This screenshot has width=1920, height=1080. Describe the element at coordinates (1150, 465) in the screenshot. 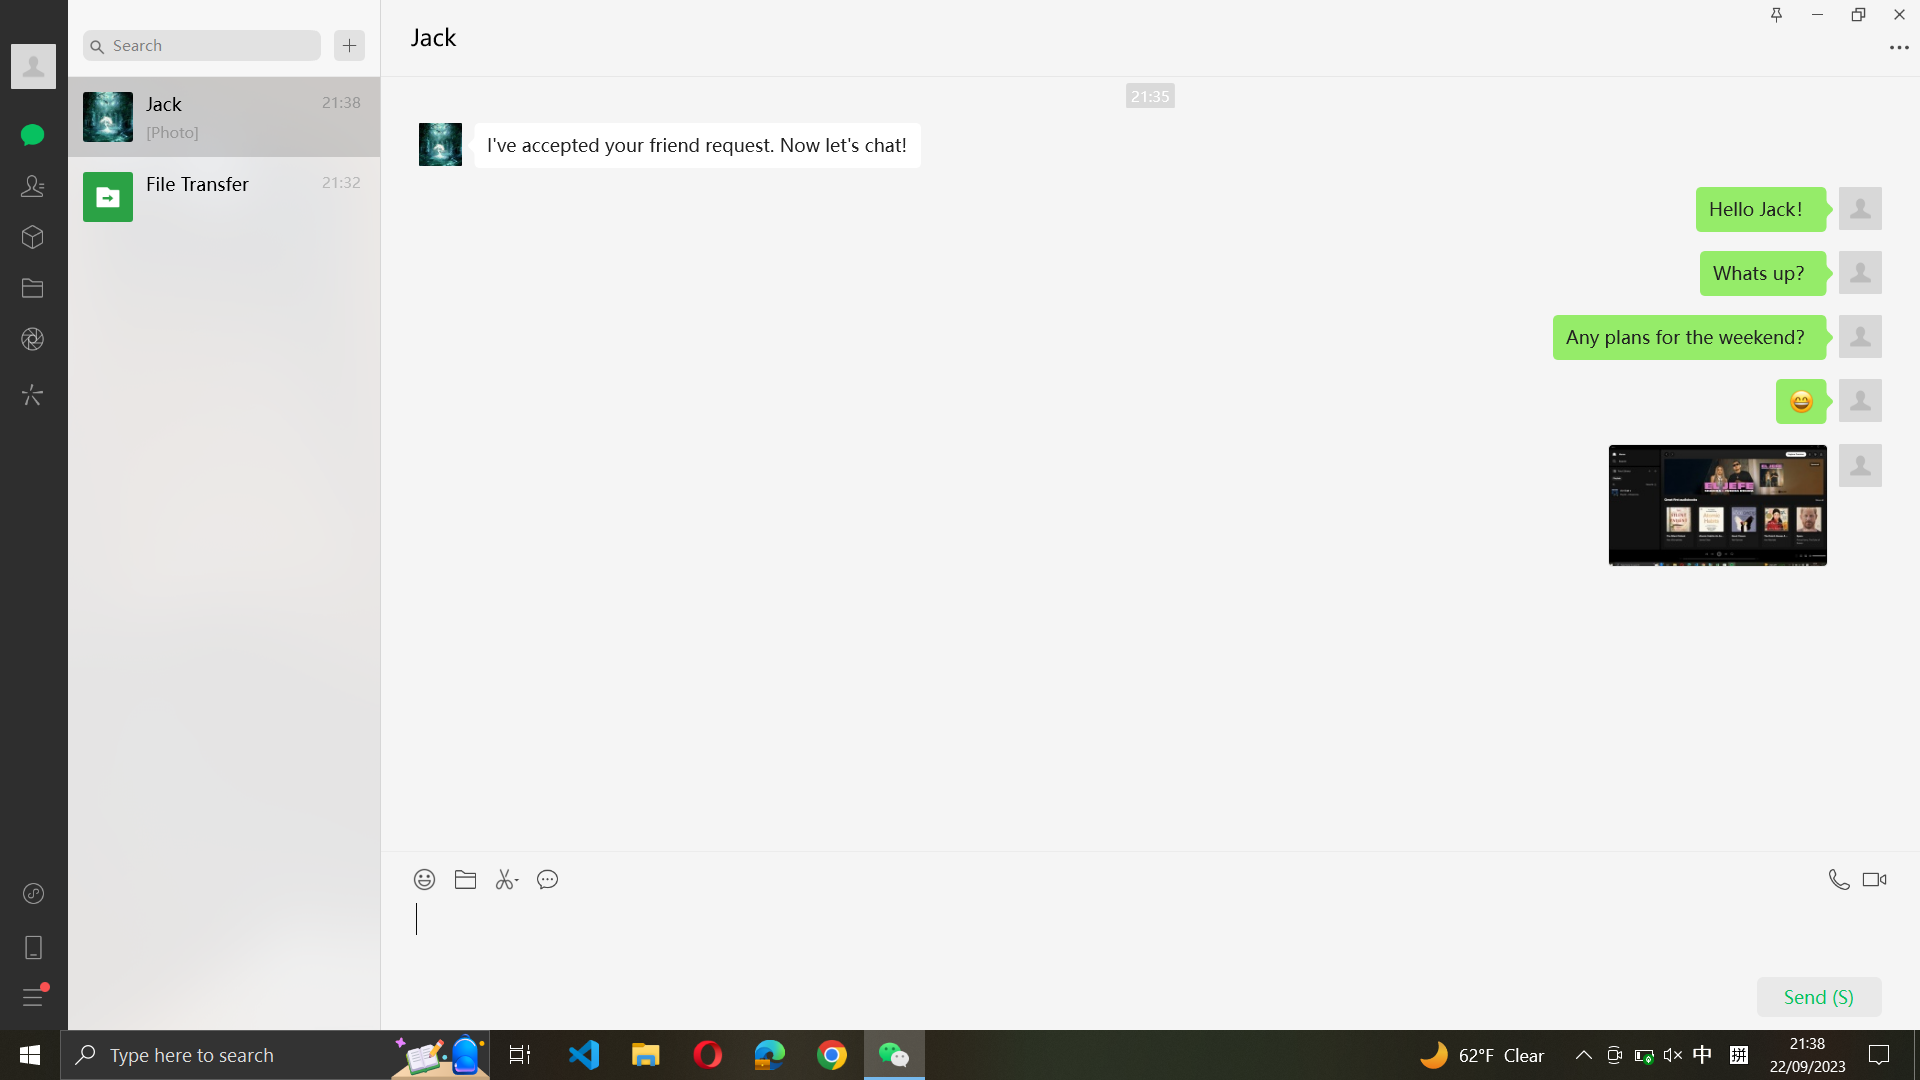

I see `Scroll up in the chat with Jack` at that location.